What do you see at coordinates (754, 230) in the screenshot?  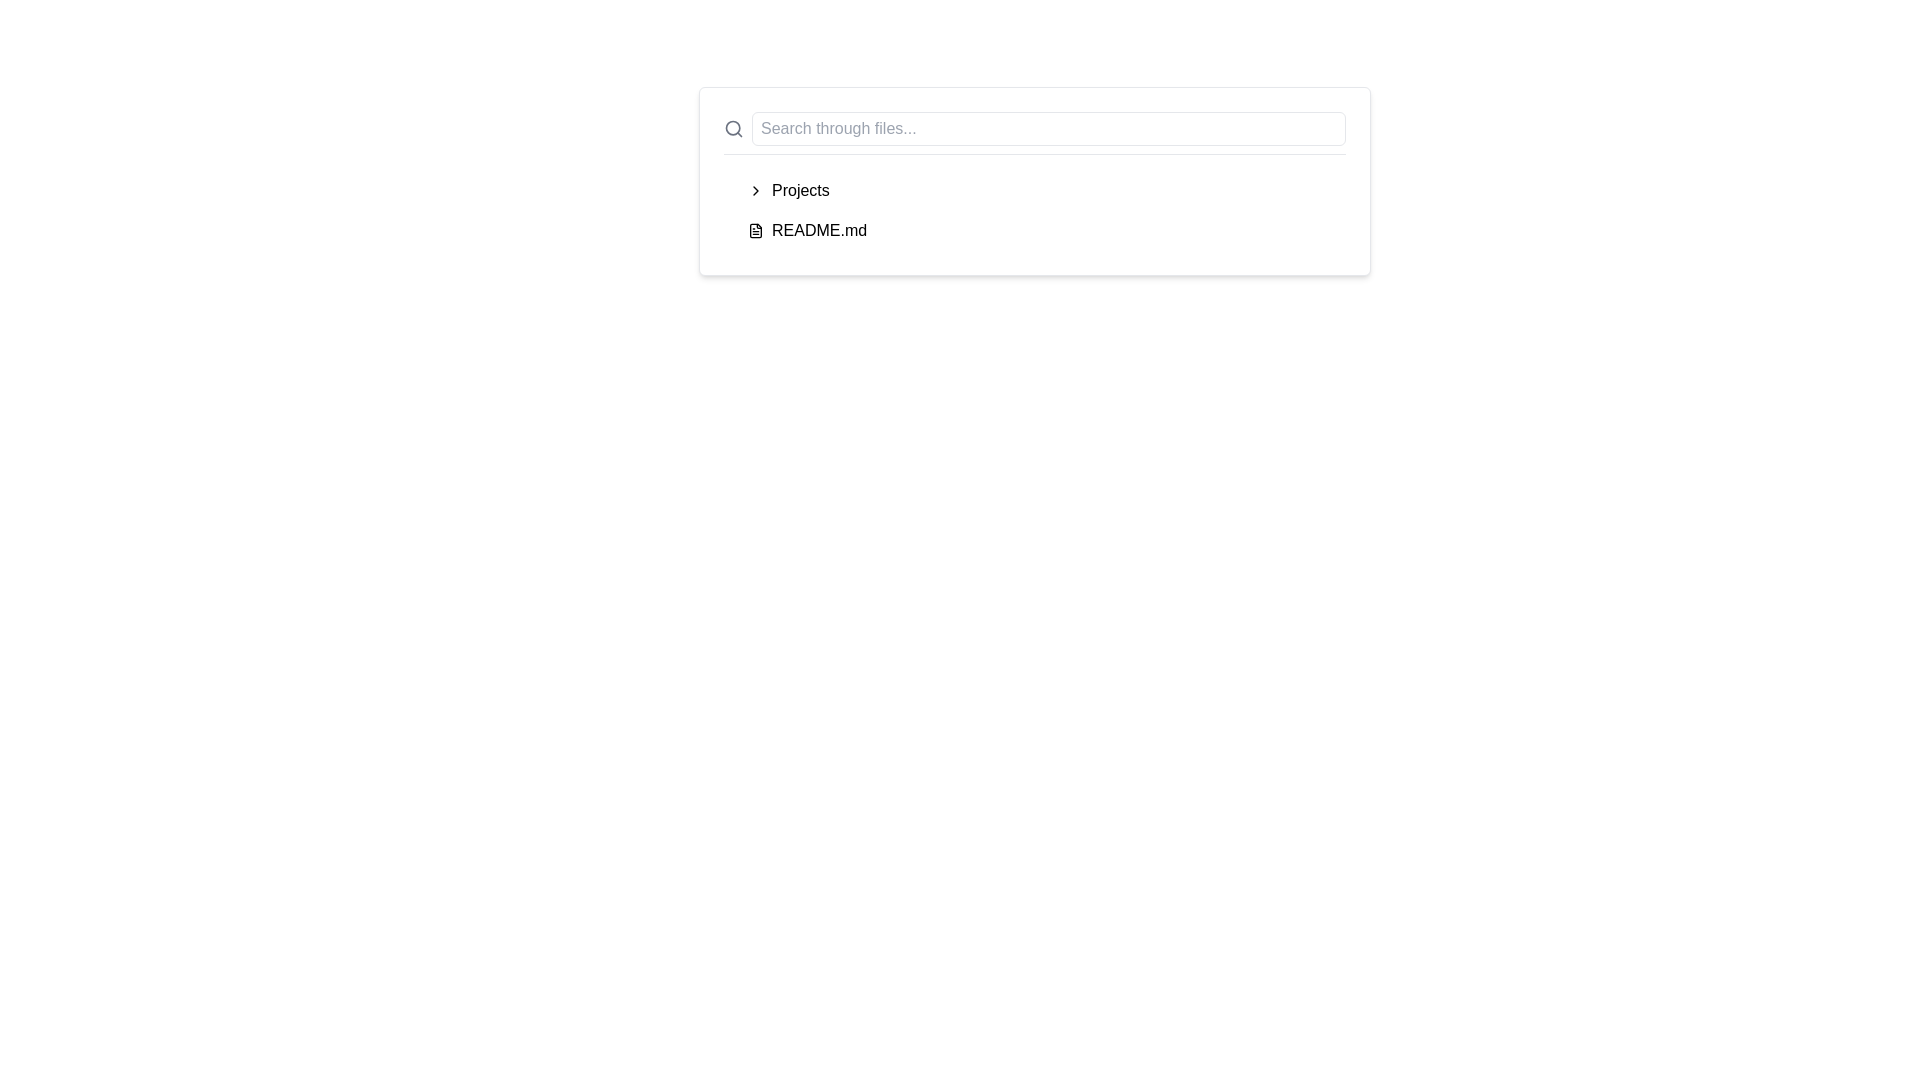 I see `the 'README.md' file icon located at the far left of its row` at bounding box center [754, 230].